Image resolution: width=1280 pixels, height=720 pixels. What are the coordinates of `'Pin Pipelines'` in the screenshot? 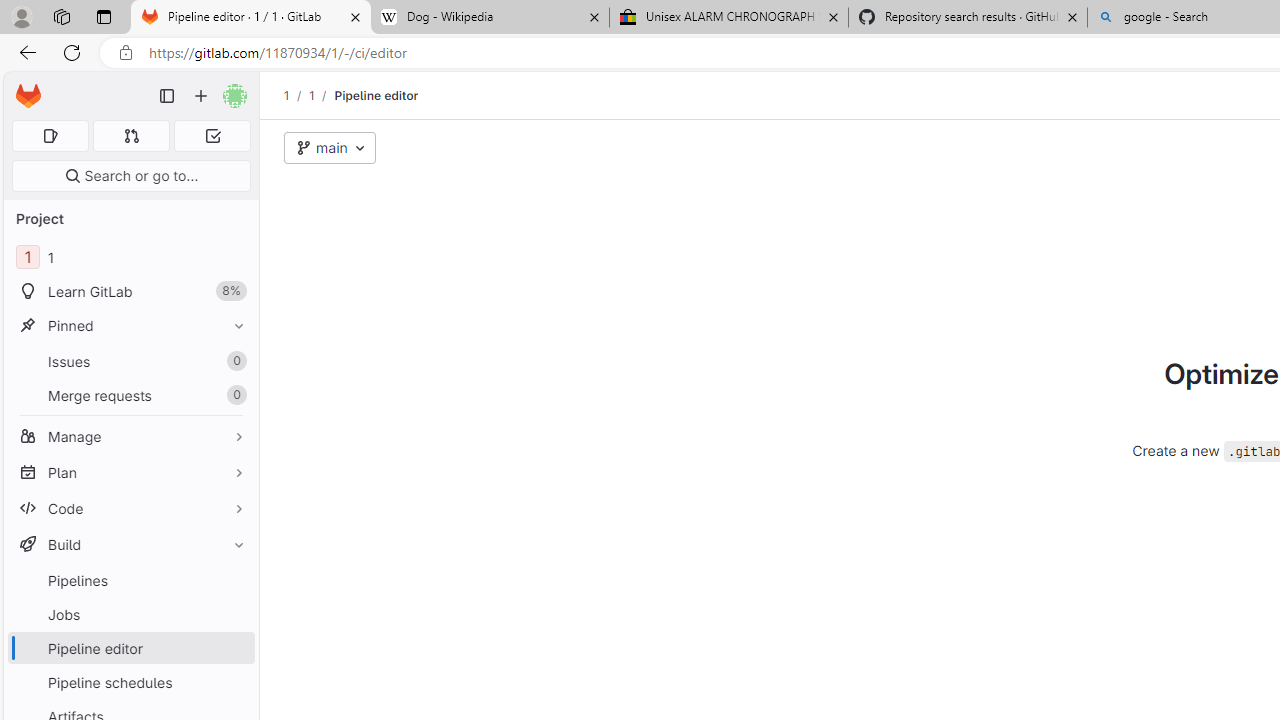 It's located at (234, 580).